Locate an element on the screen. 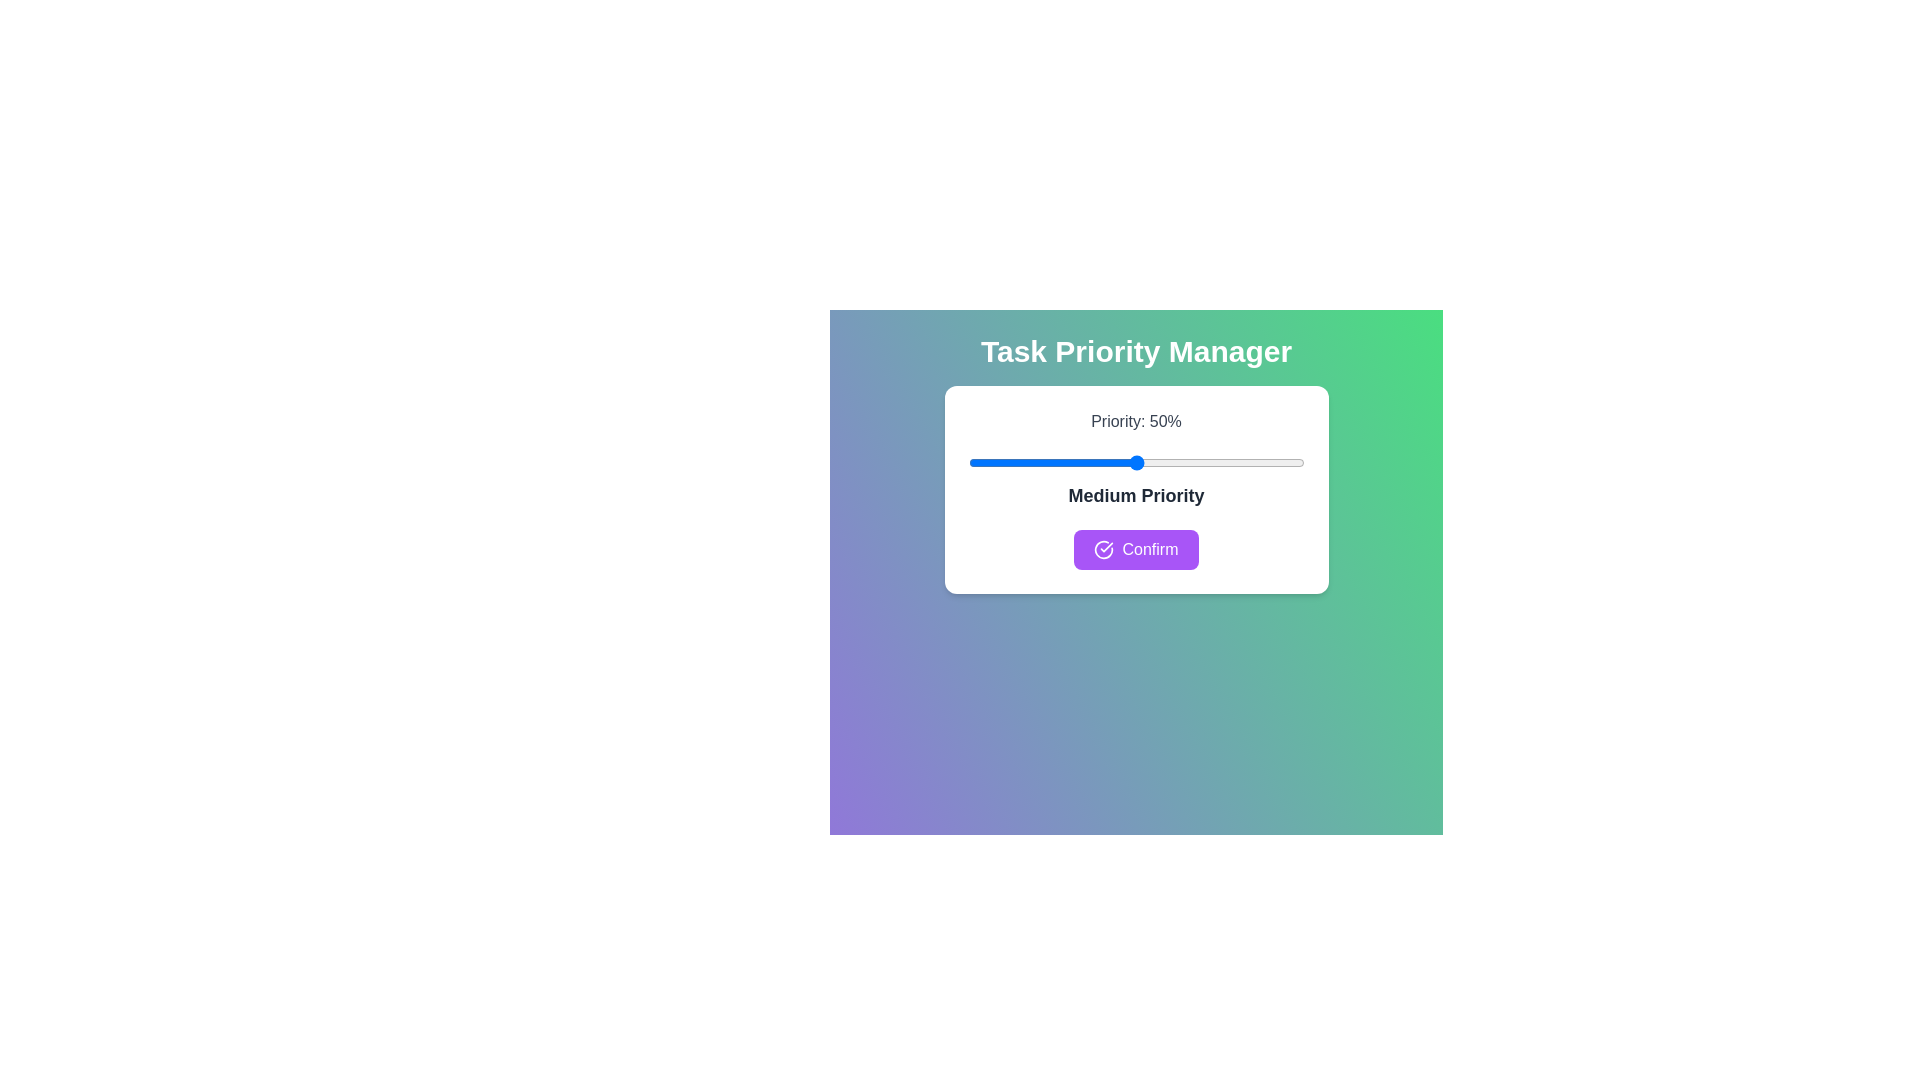 The width and height of the screenshot is (1920, 1080). the slider to set the task priority to 79% is located at coordinates (1232, 462).